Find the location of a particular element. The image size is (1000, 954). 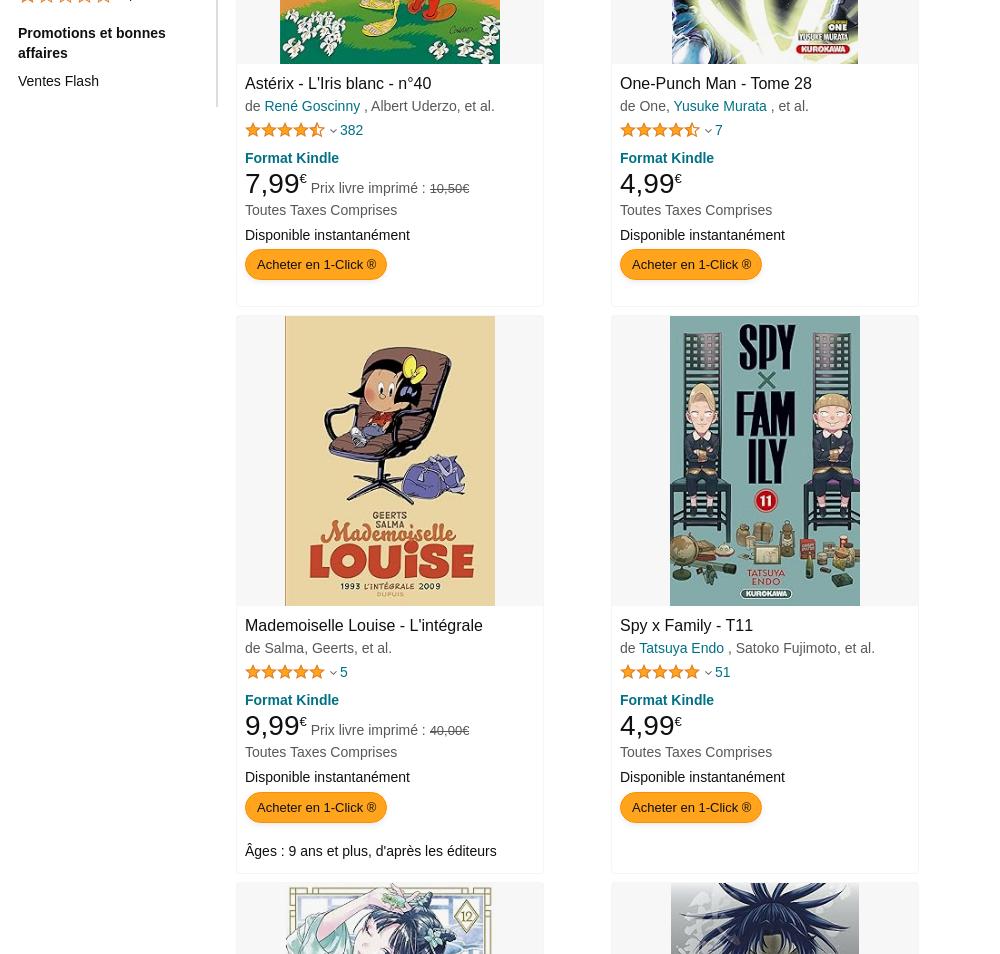

'4,9 sur 5 étoiles' is located at coordinates (642, 677).